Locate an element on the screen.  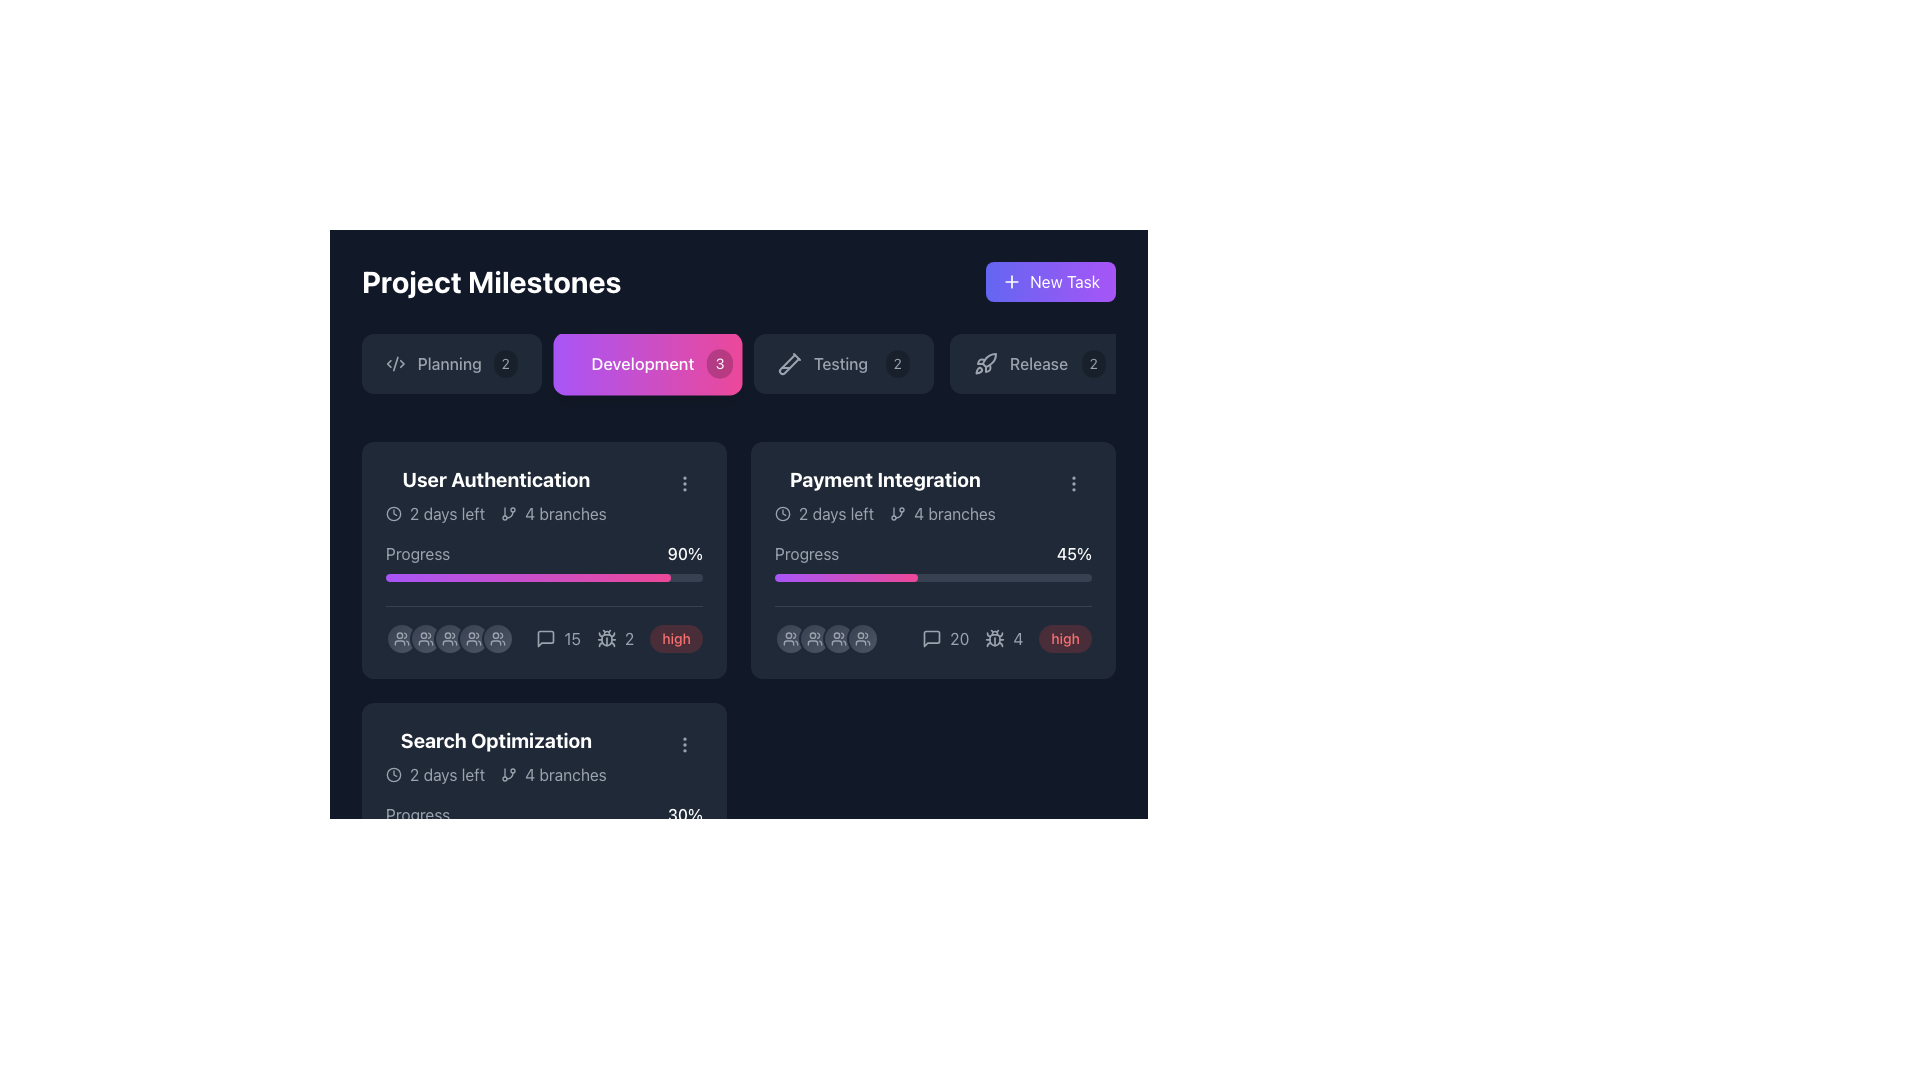
the Icon element that visually represents a clock, located at the center of the clock icon on the 'Search Optimization' card is located at coordinates (393, 774).